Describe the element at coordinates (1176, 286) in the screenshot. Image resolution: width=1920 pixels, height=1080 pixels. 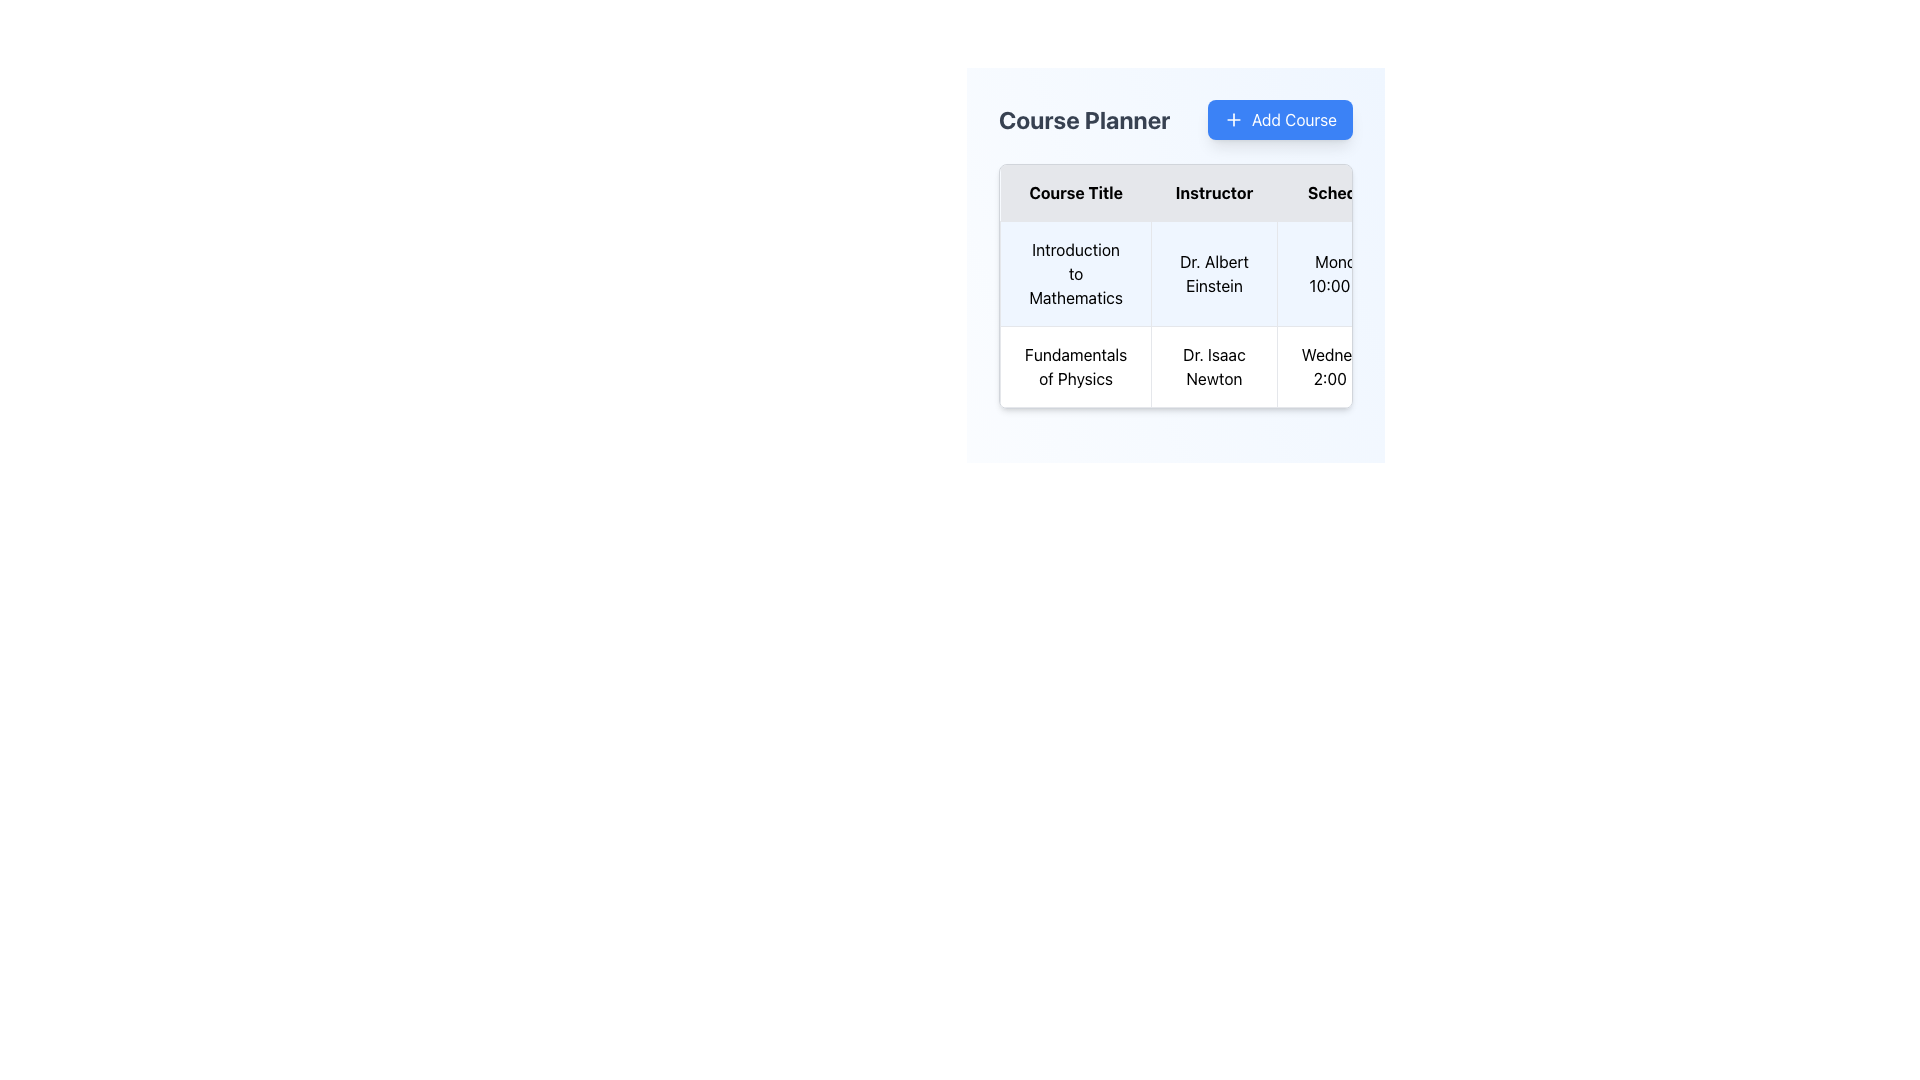
I see `a cell in the course details table located within the 'Course Planner' panel` at that location.